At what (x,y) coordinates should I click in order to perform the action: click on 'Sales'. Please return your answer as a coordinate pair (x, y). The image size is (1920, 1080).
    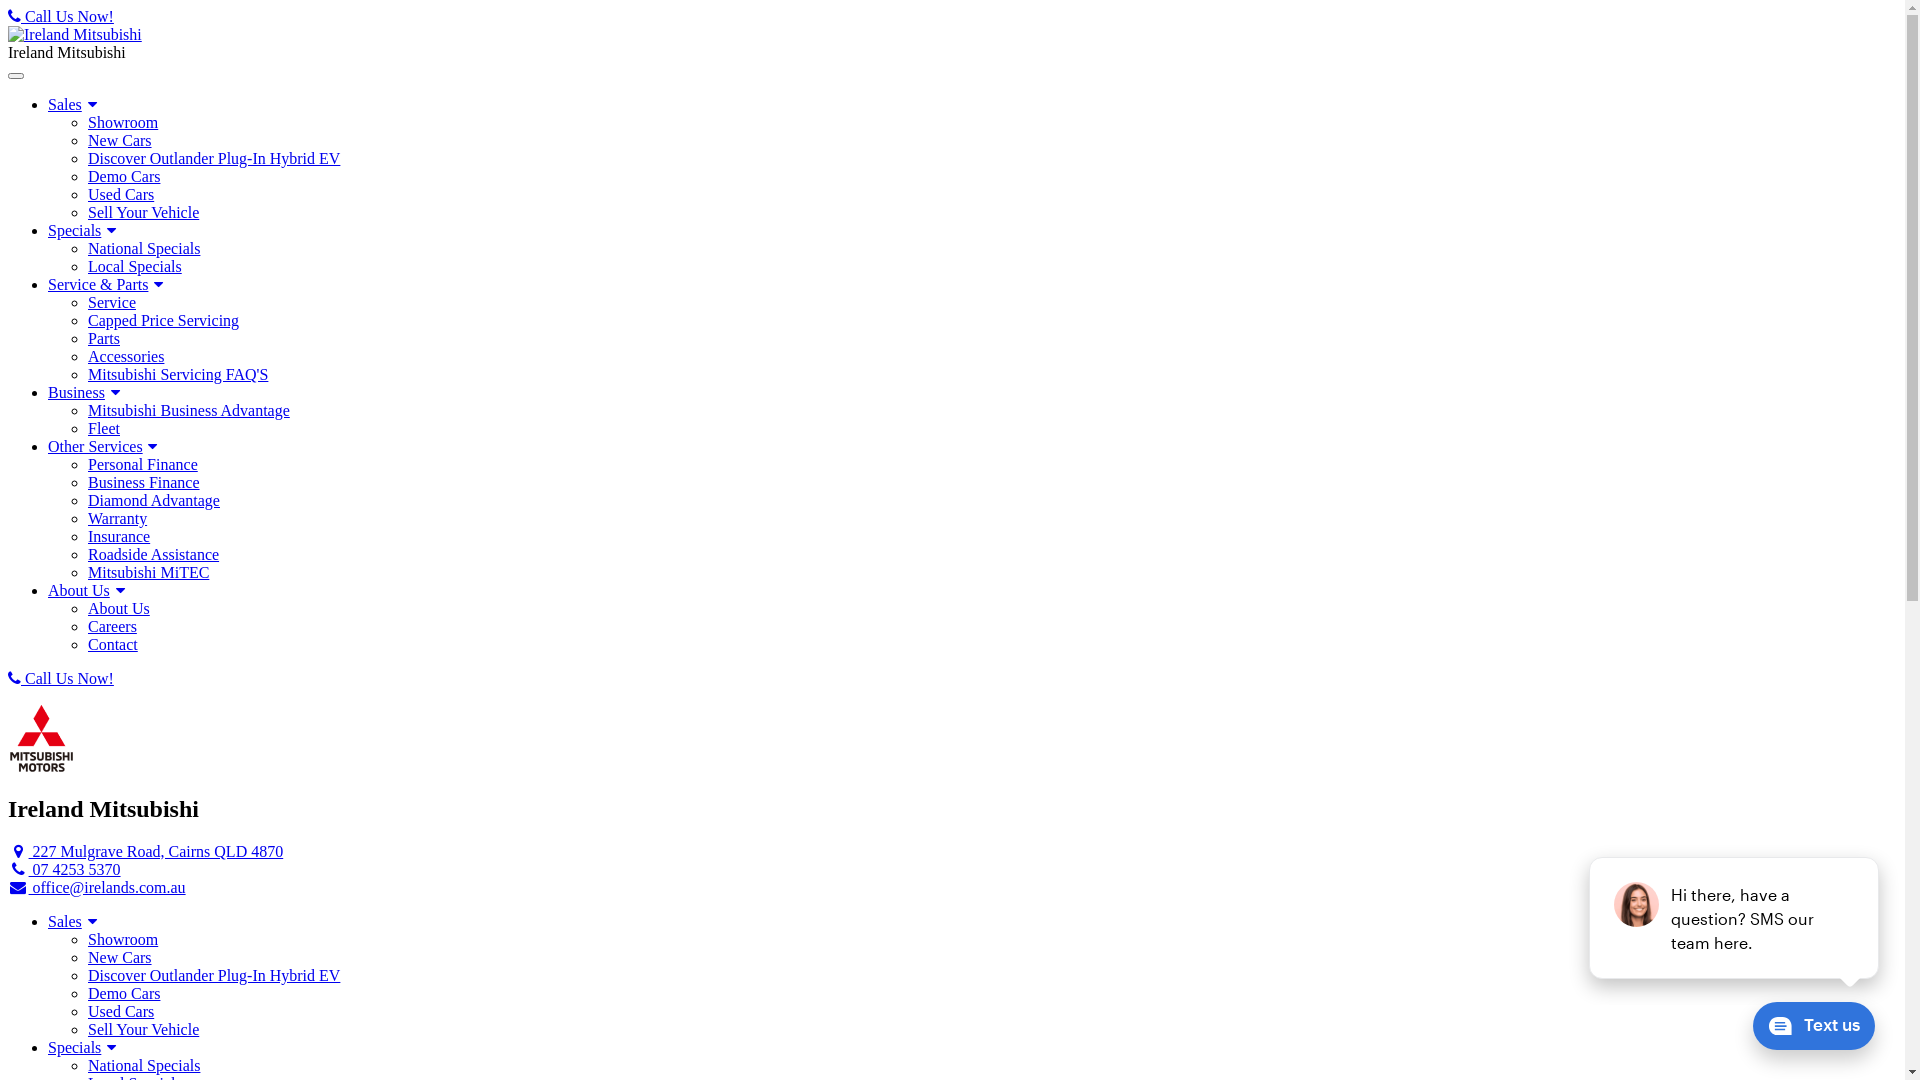
    Looking at the image, I should click on (75, 921).